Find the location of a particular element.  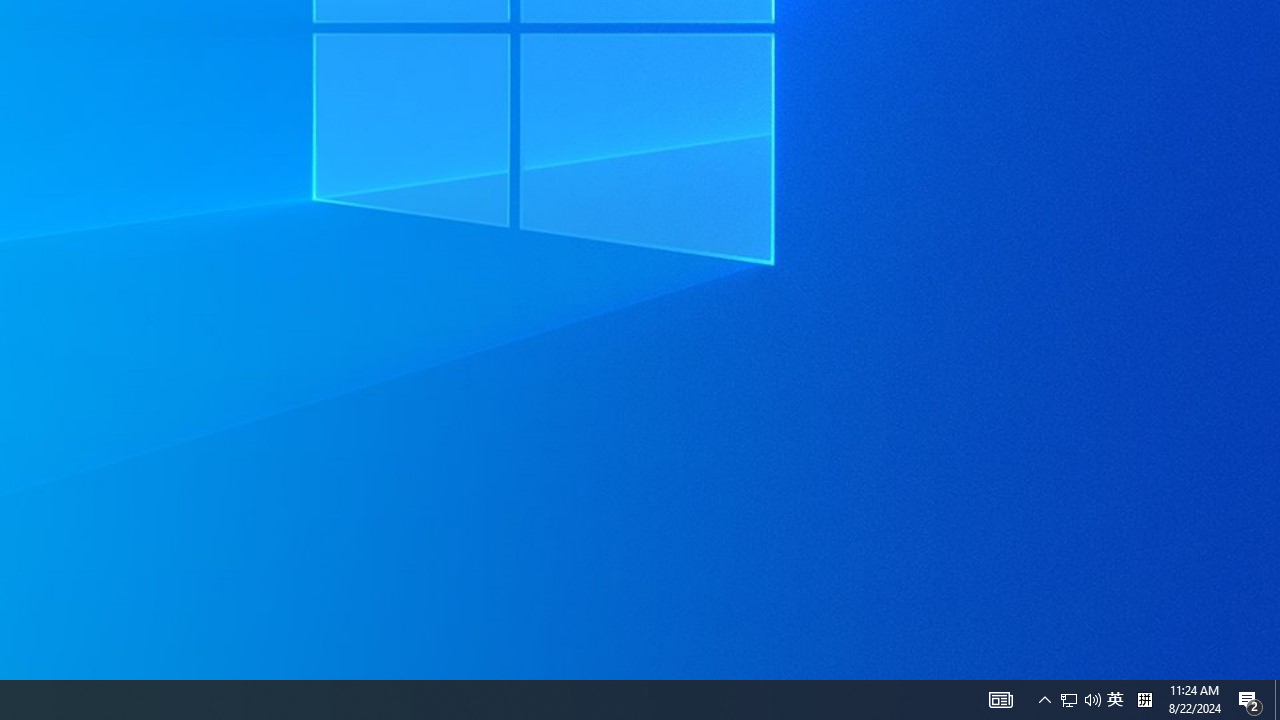

'AutomationID: 4105' is located at coordinates (1044, 698).